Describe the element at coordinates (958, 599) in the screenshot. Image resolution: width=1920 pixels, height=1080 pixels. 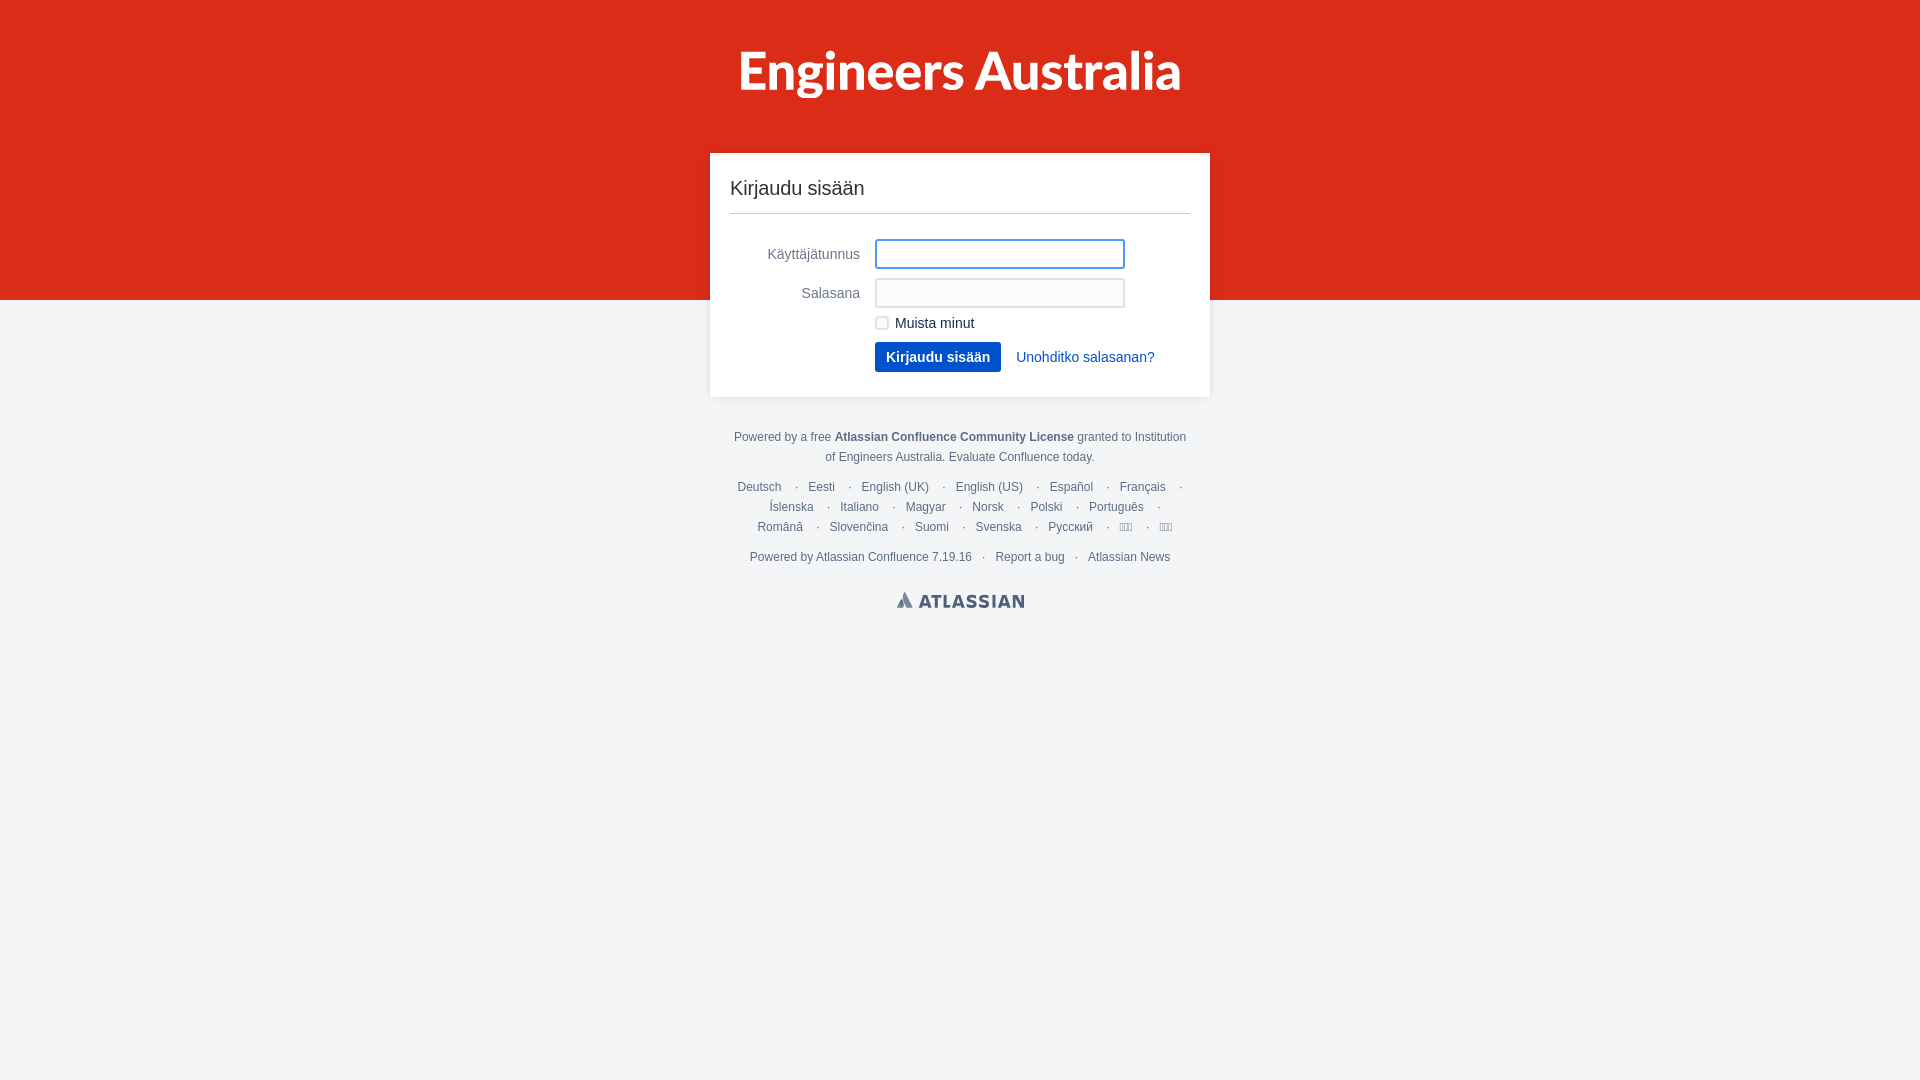
I see `'Atlassian'` at that location.